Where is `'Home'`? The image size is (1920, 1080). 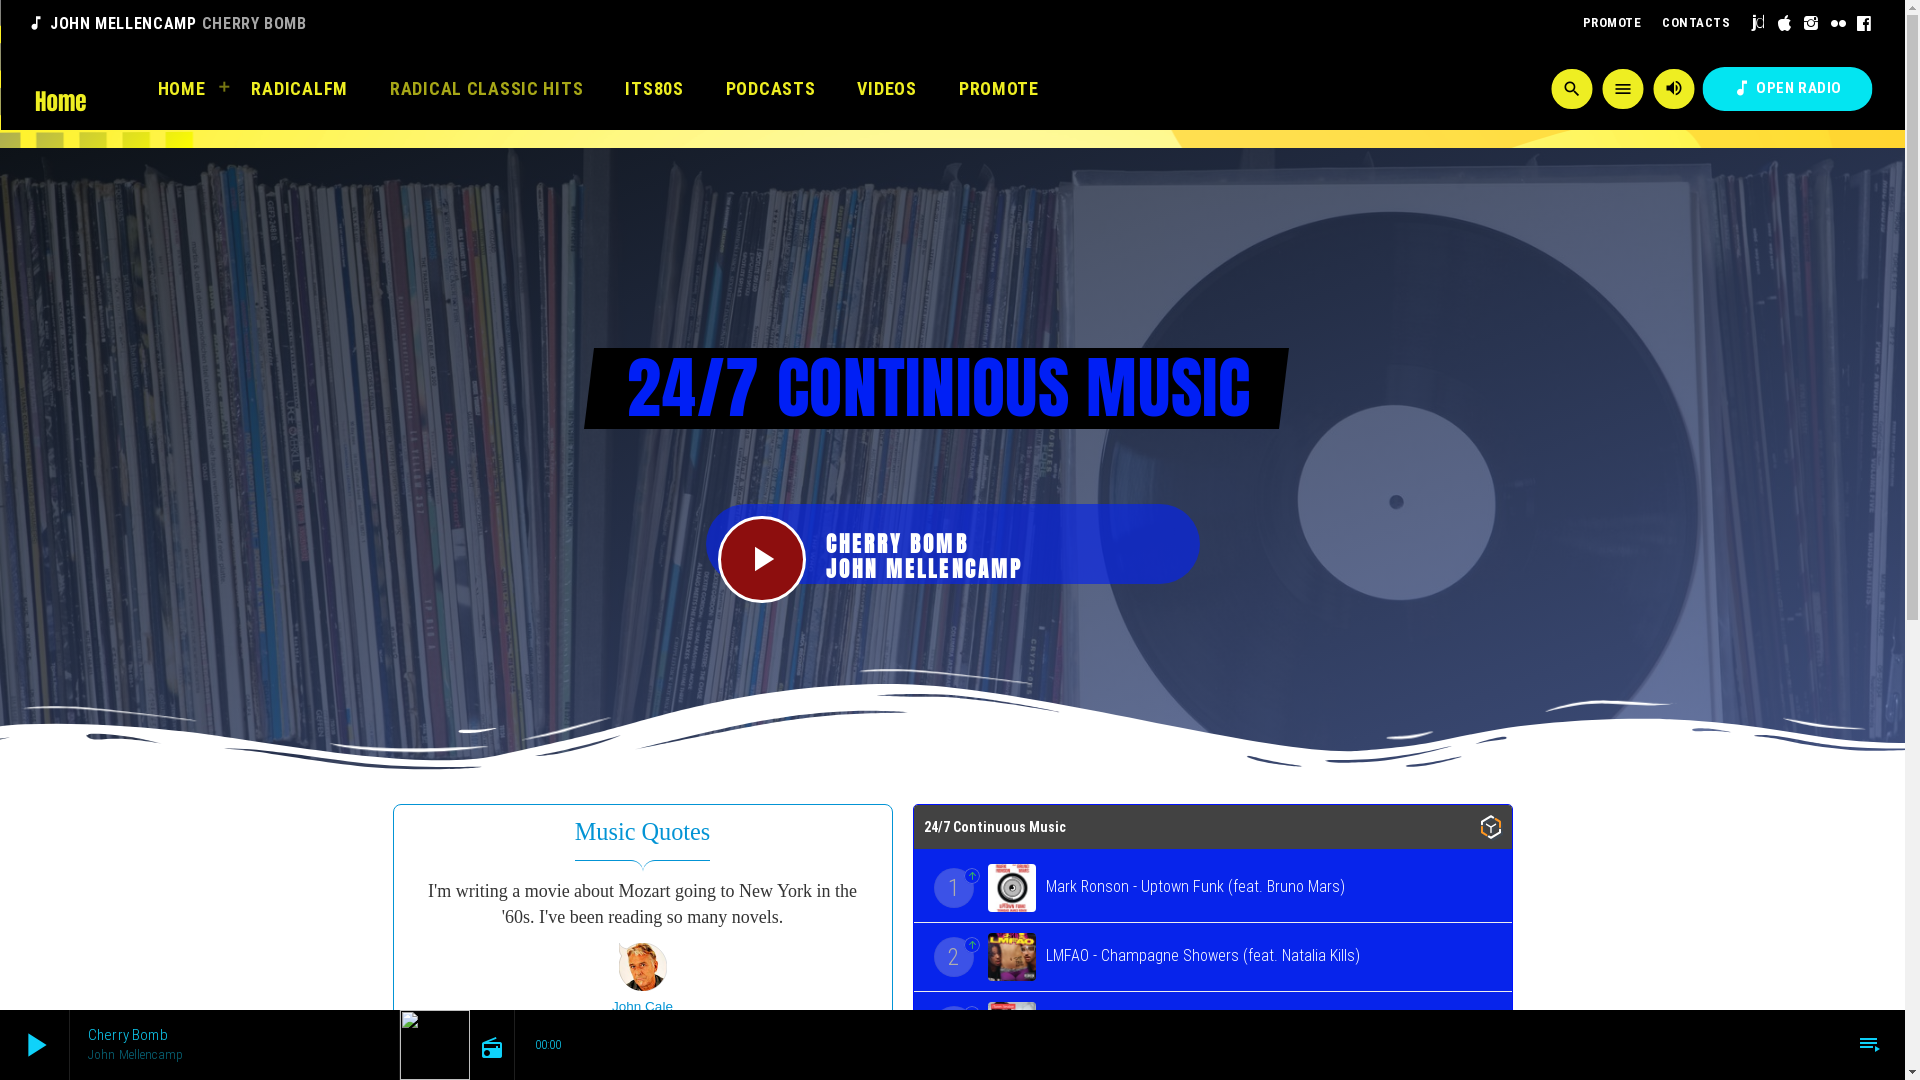
'Home' is located at coordinates (34, 87).